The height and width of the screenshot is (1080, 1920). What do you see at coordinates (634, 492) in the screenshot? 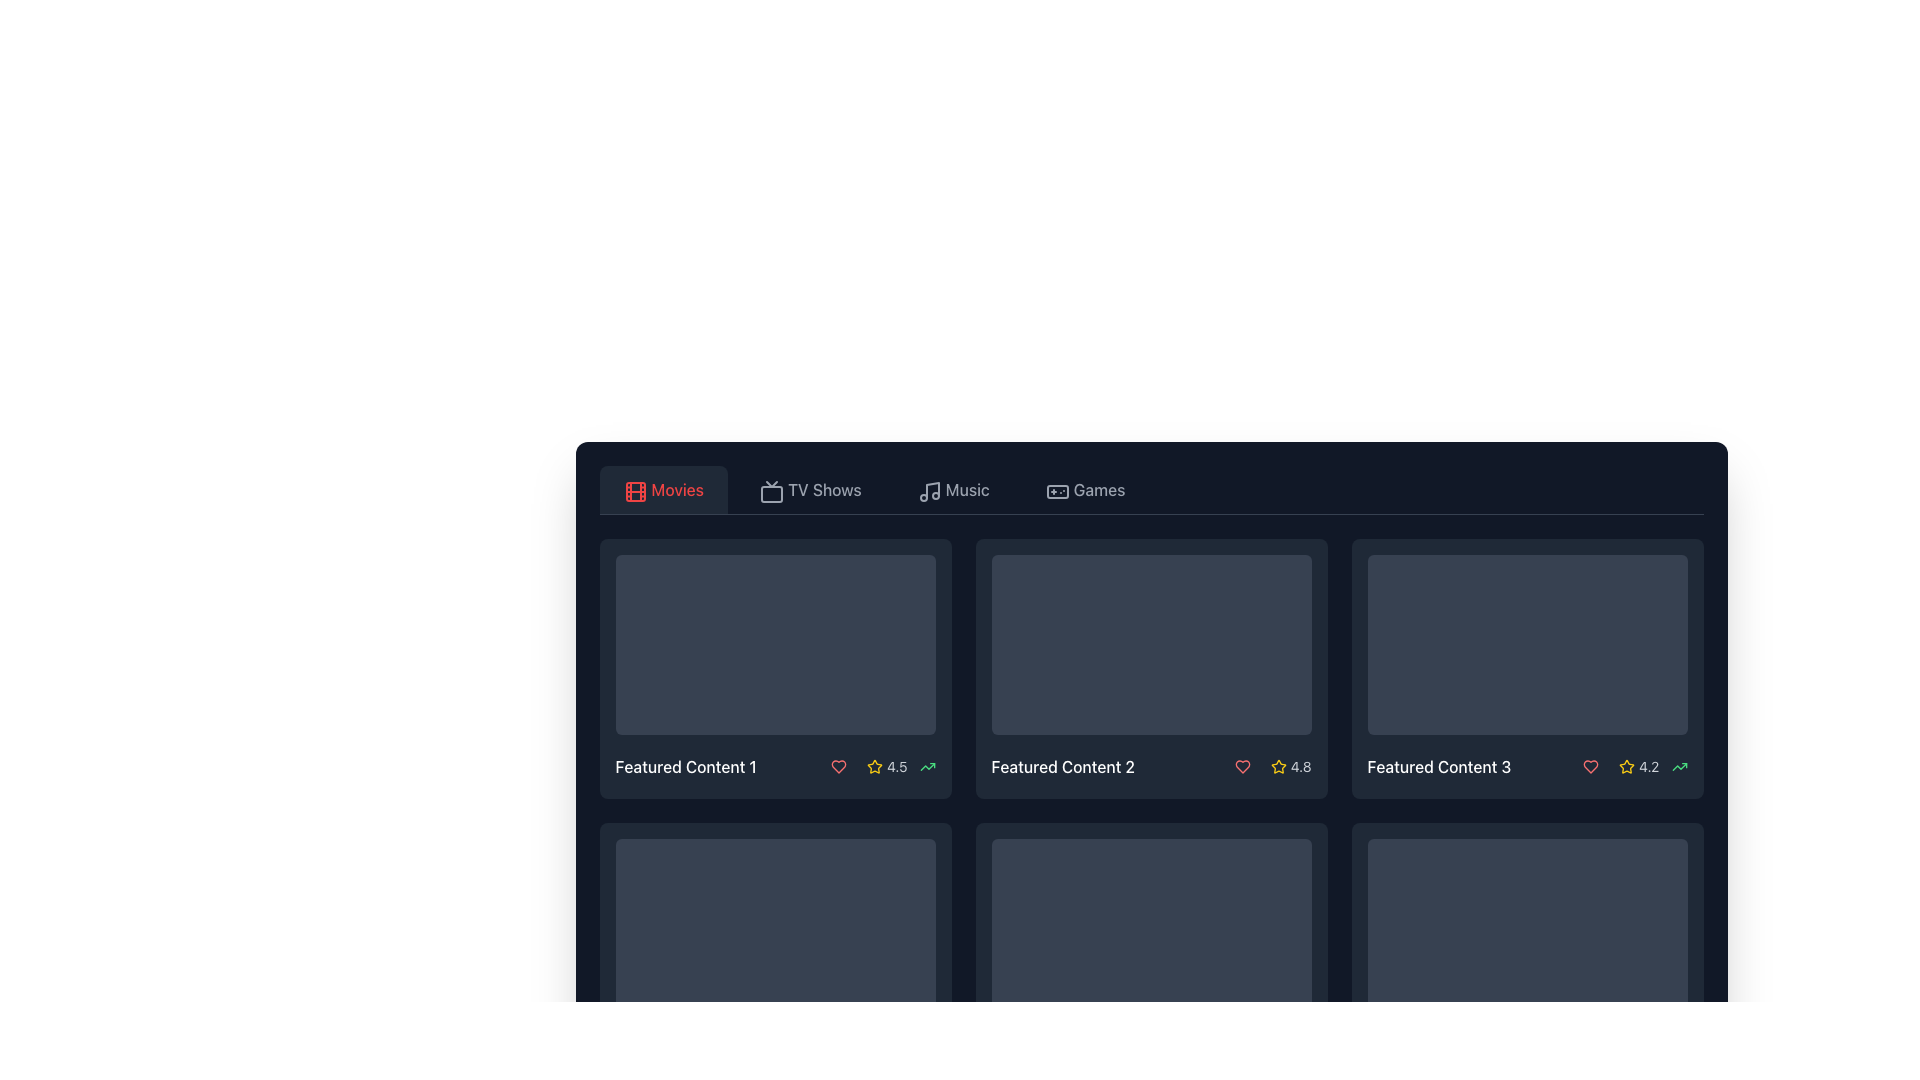
I see `the 'Movies' icon in the navigation bar` at bounding box center [634, 492].